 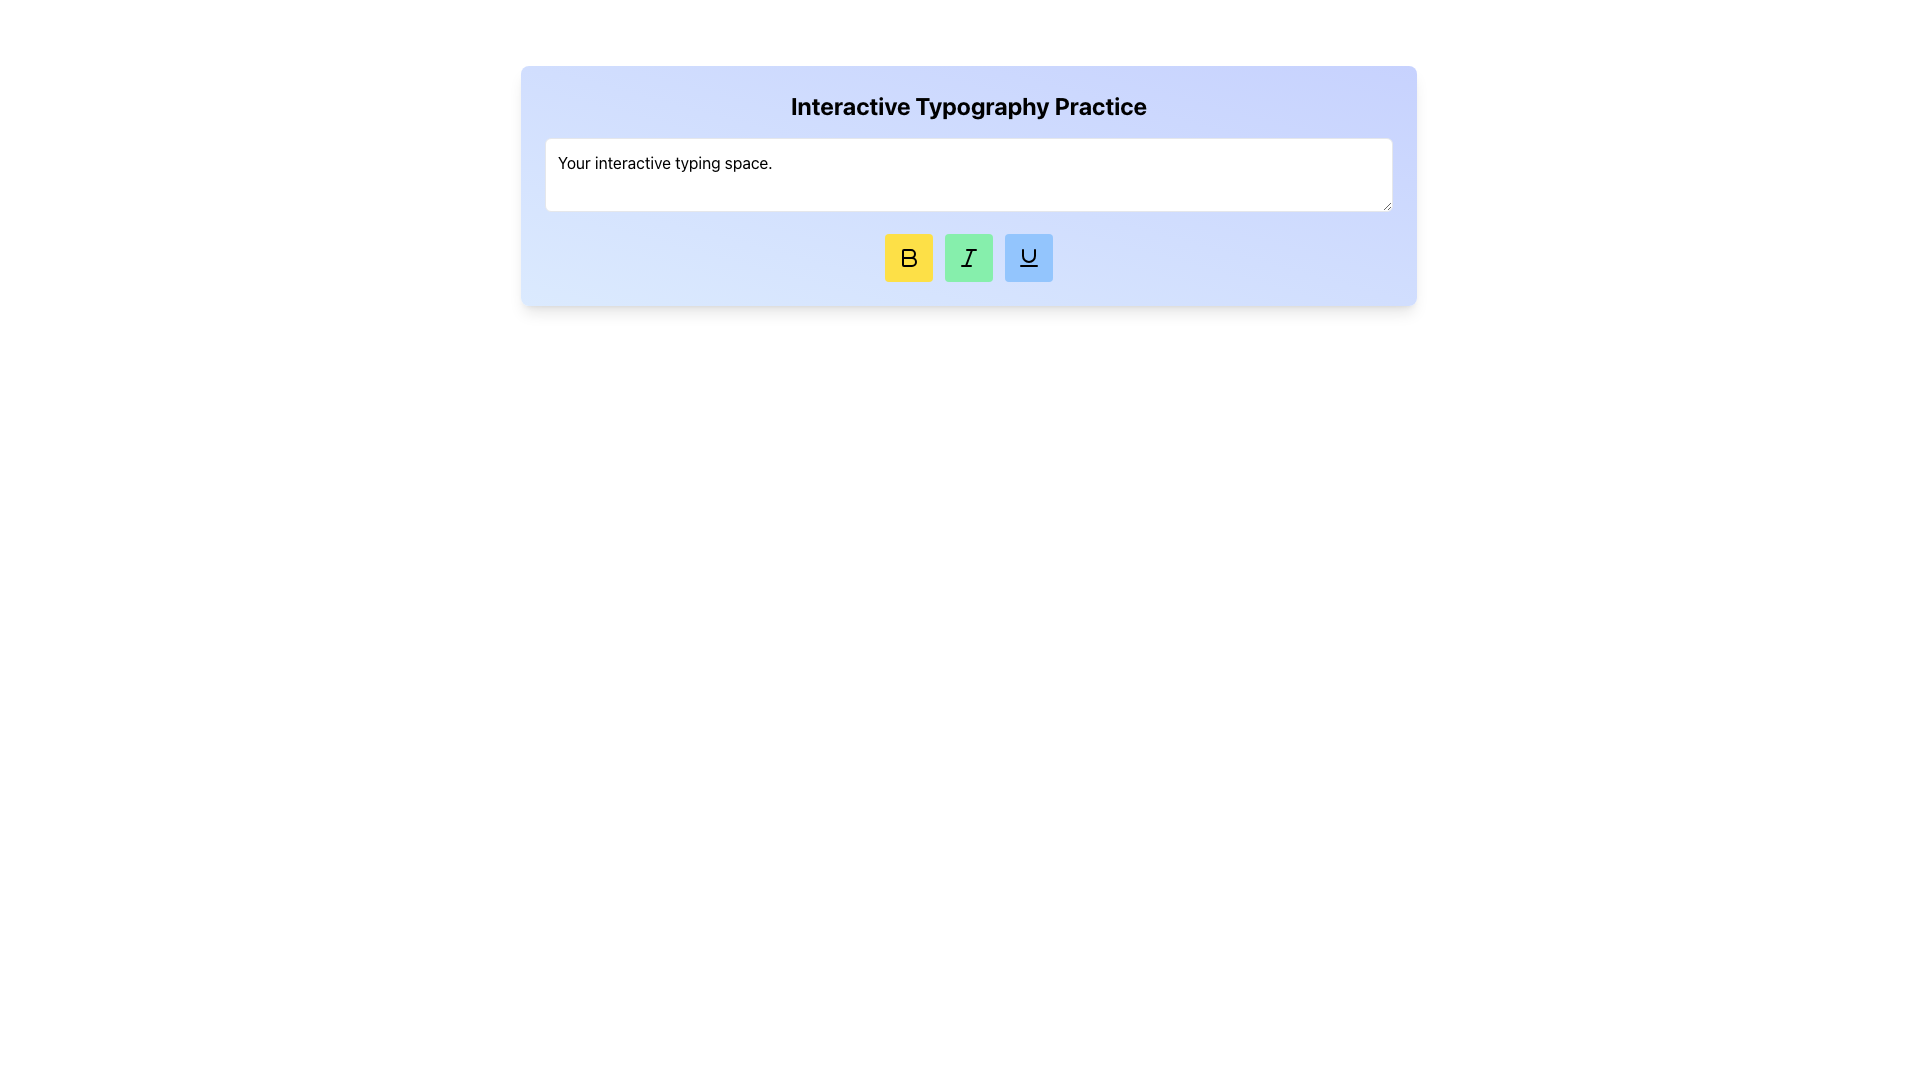 I want to click on the underline formatting icon in the blue button located at the middle-bottom section of the display area to change its appearance, so click(x=1028, y=257).